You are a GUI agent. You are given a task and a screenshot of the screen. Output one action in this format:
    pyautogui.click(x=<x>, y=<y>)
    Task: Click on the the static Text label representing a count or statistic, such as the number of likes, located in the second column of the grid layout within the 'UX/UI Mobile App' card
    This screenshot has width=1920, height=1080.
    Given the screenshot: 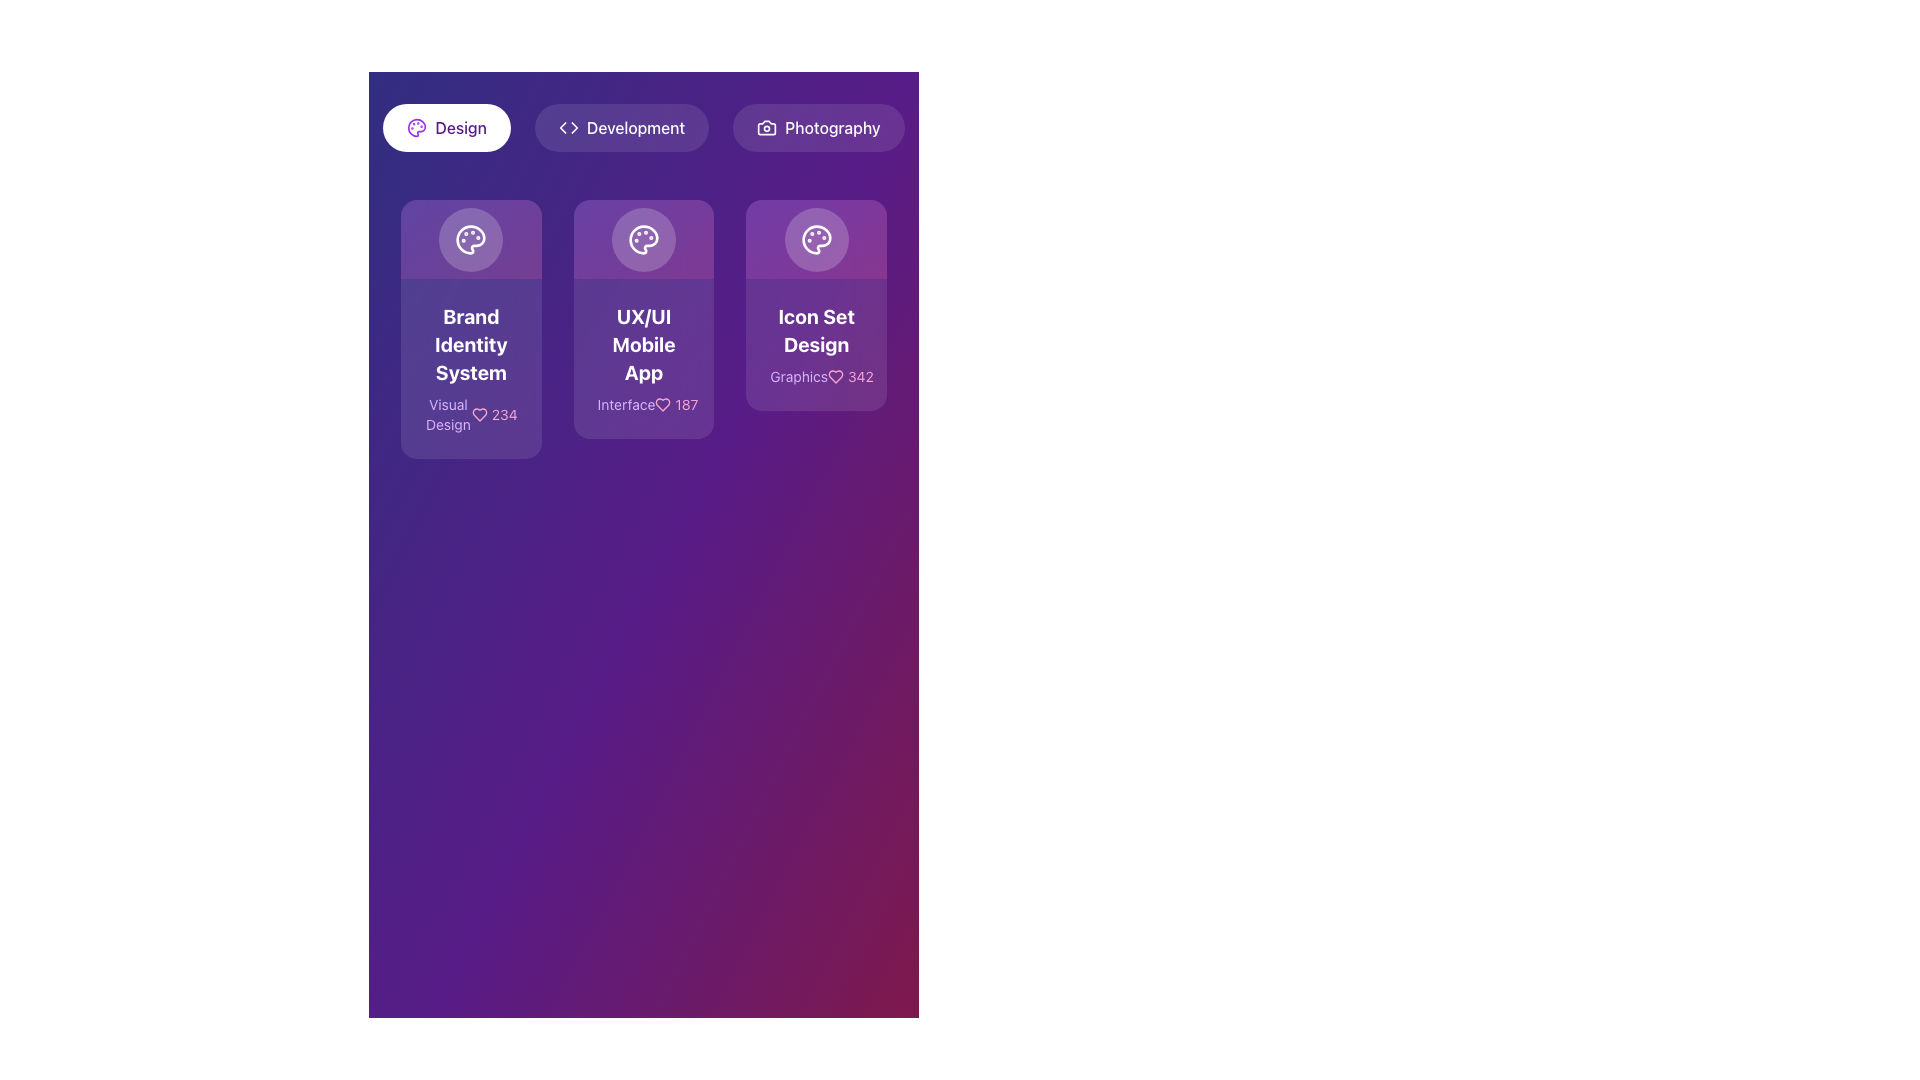 What is the action you would take?
    pyautogui.click(x=686, y=405)
    